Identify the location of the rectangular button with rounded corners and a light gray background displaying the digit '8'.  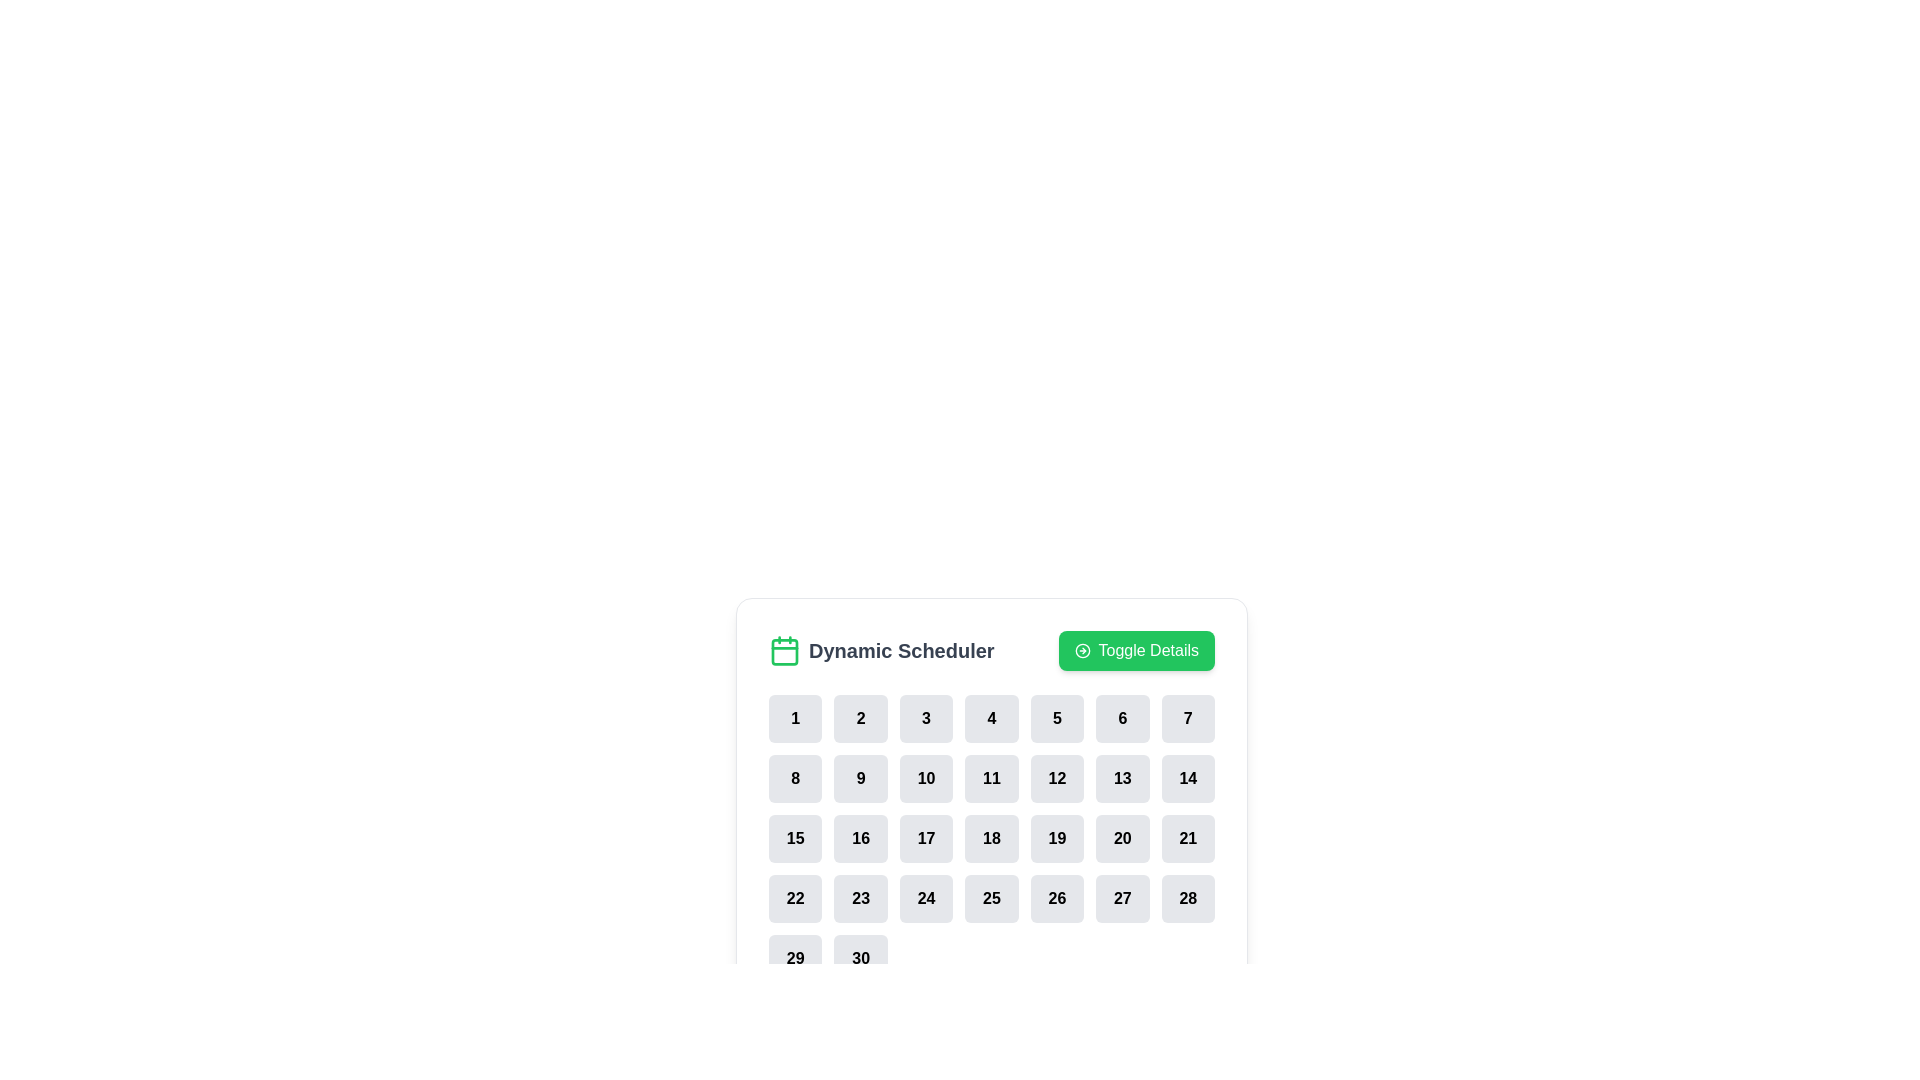
(794, 778).